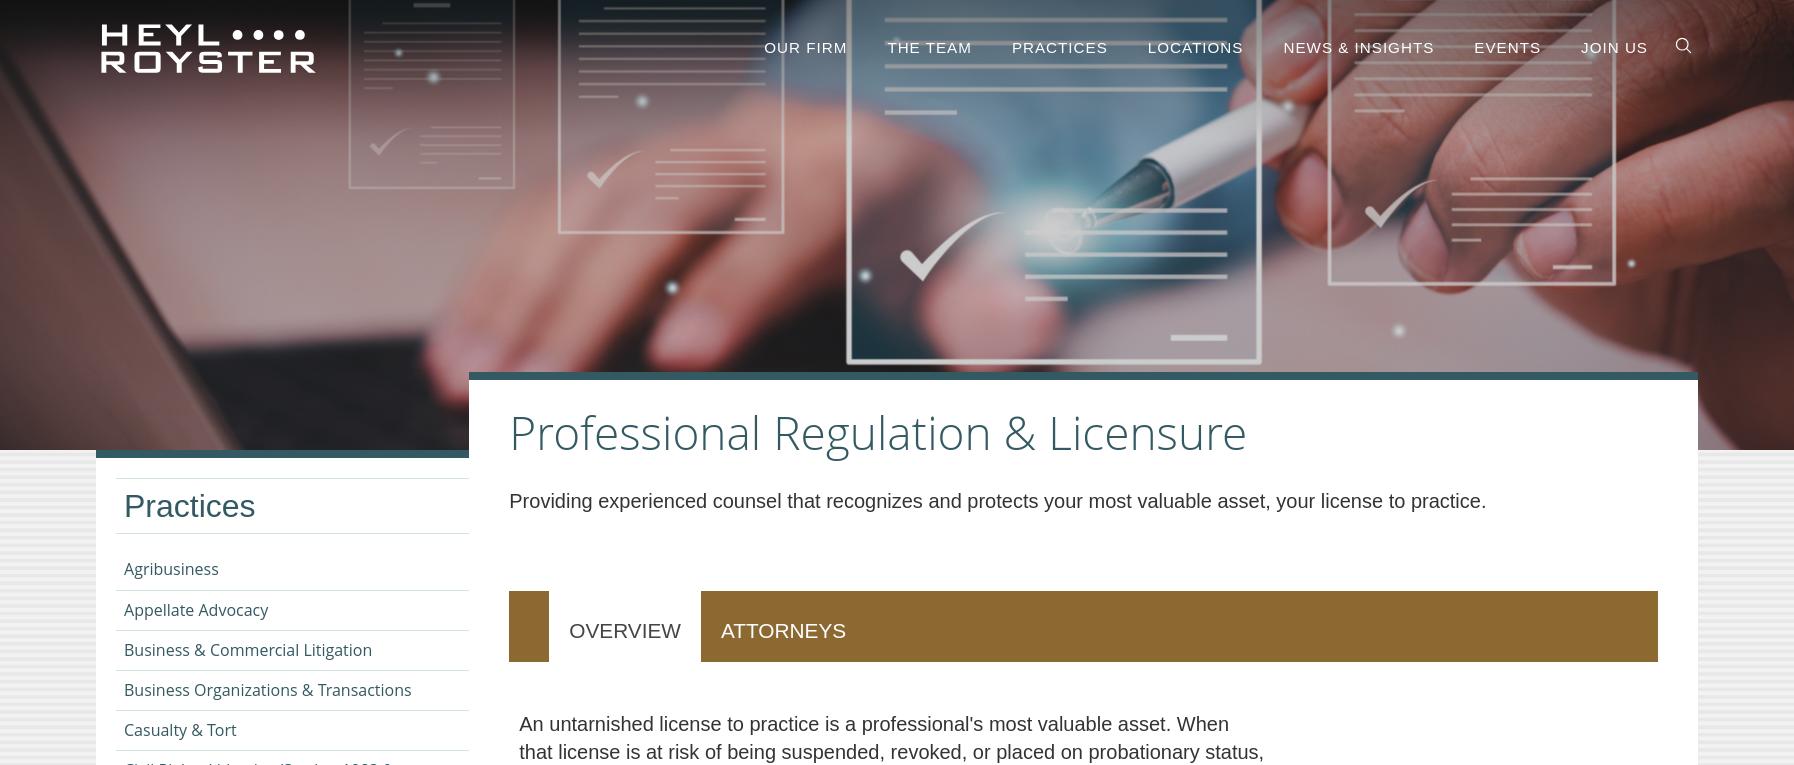  I want to click on 'The Team', so click(927, 47).